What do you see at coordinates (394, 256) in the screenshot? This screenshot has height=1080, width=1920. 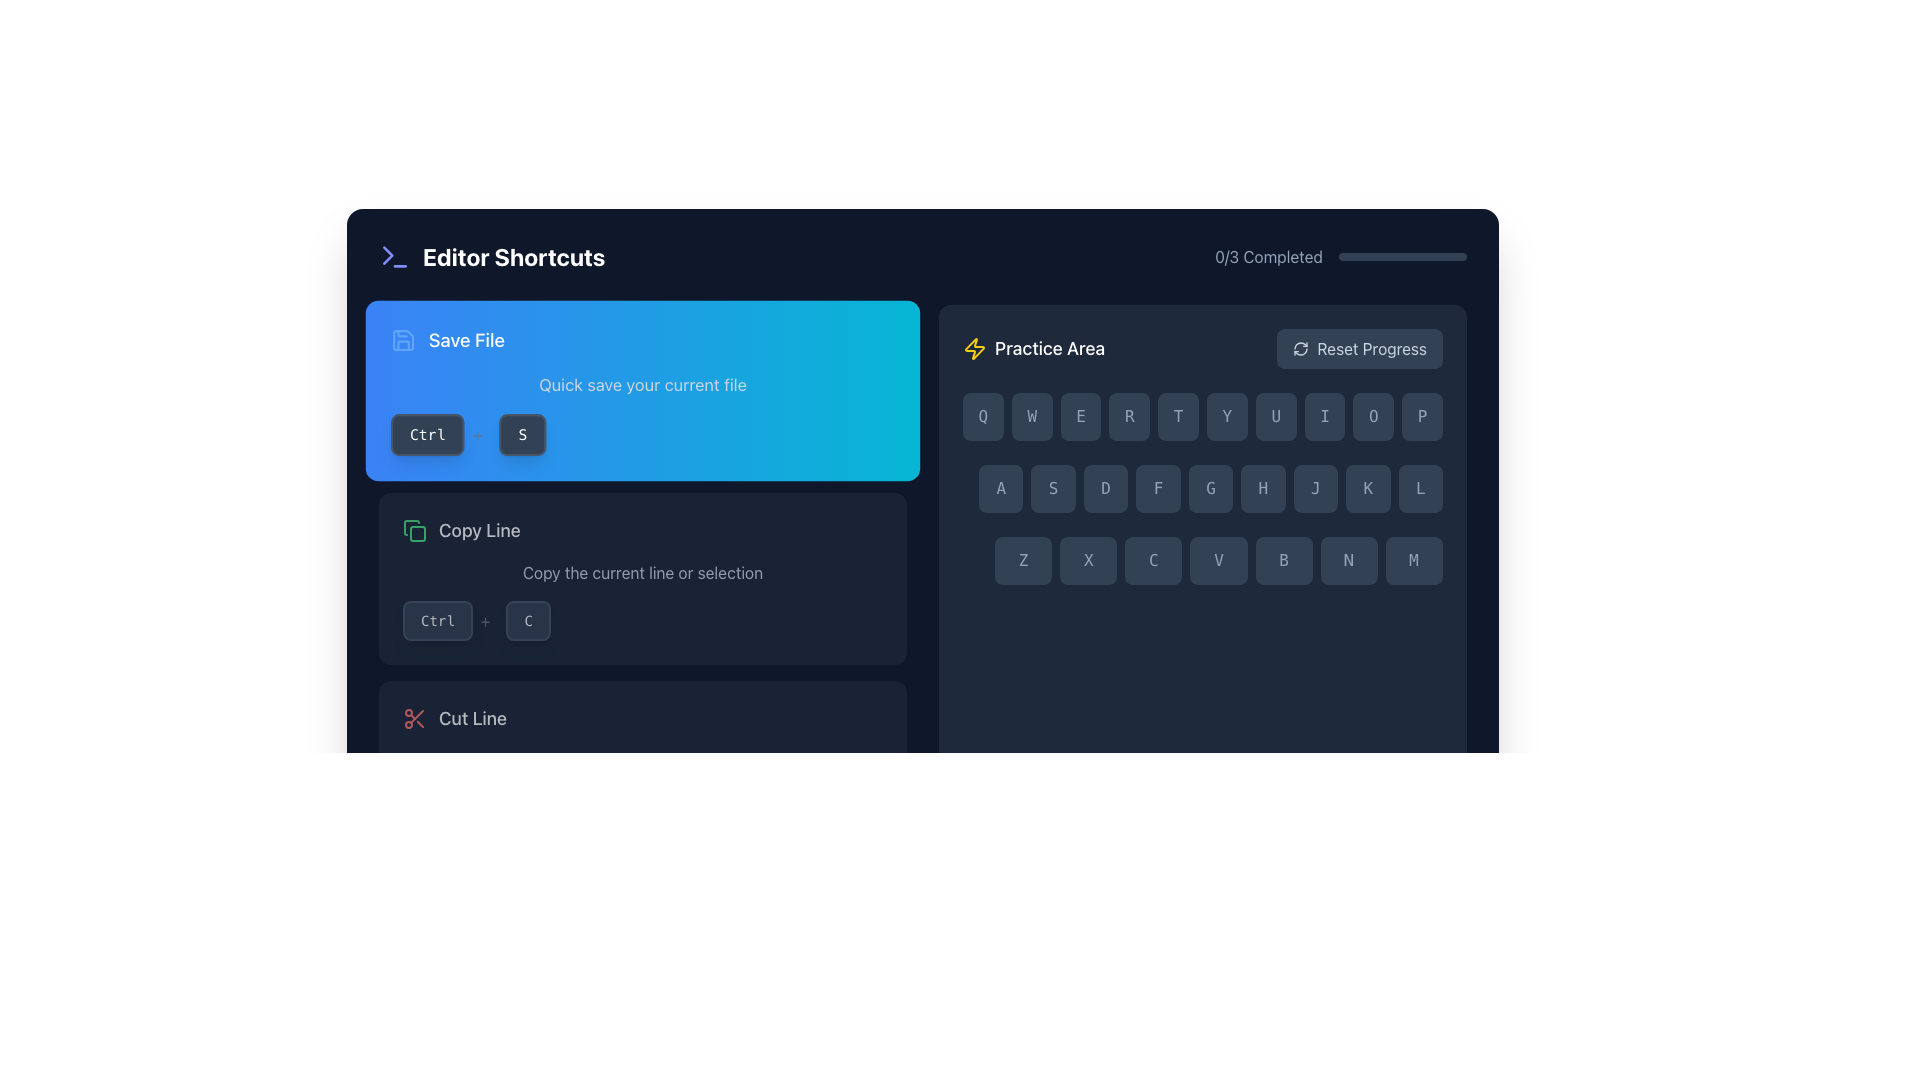 I see `the icon representing the 'Editor Shortcuts' section, which is located next to the text 'Editor Shortcuts' at the top-left side of the interface` at bounding box center [394, 256].